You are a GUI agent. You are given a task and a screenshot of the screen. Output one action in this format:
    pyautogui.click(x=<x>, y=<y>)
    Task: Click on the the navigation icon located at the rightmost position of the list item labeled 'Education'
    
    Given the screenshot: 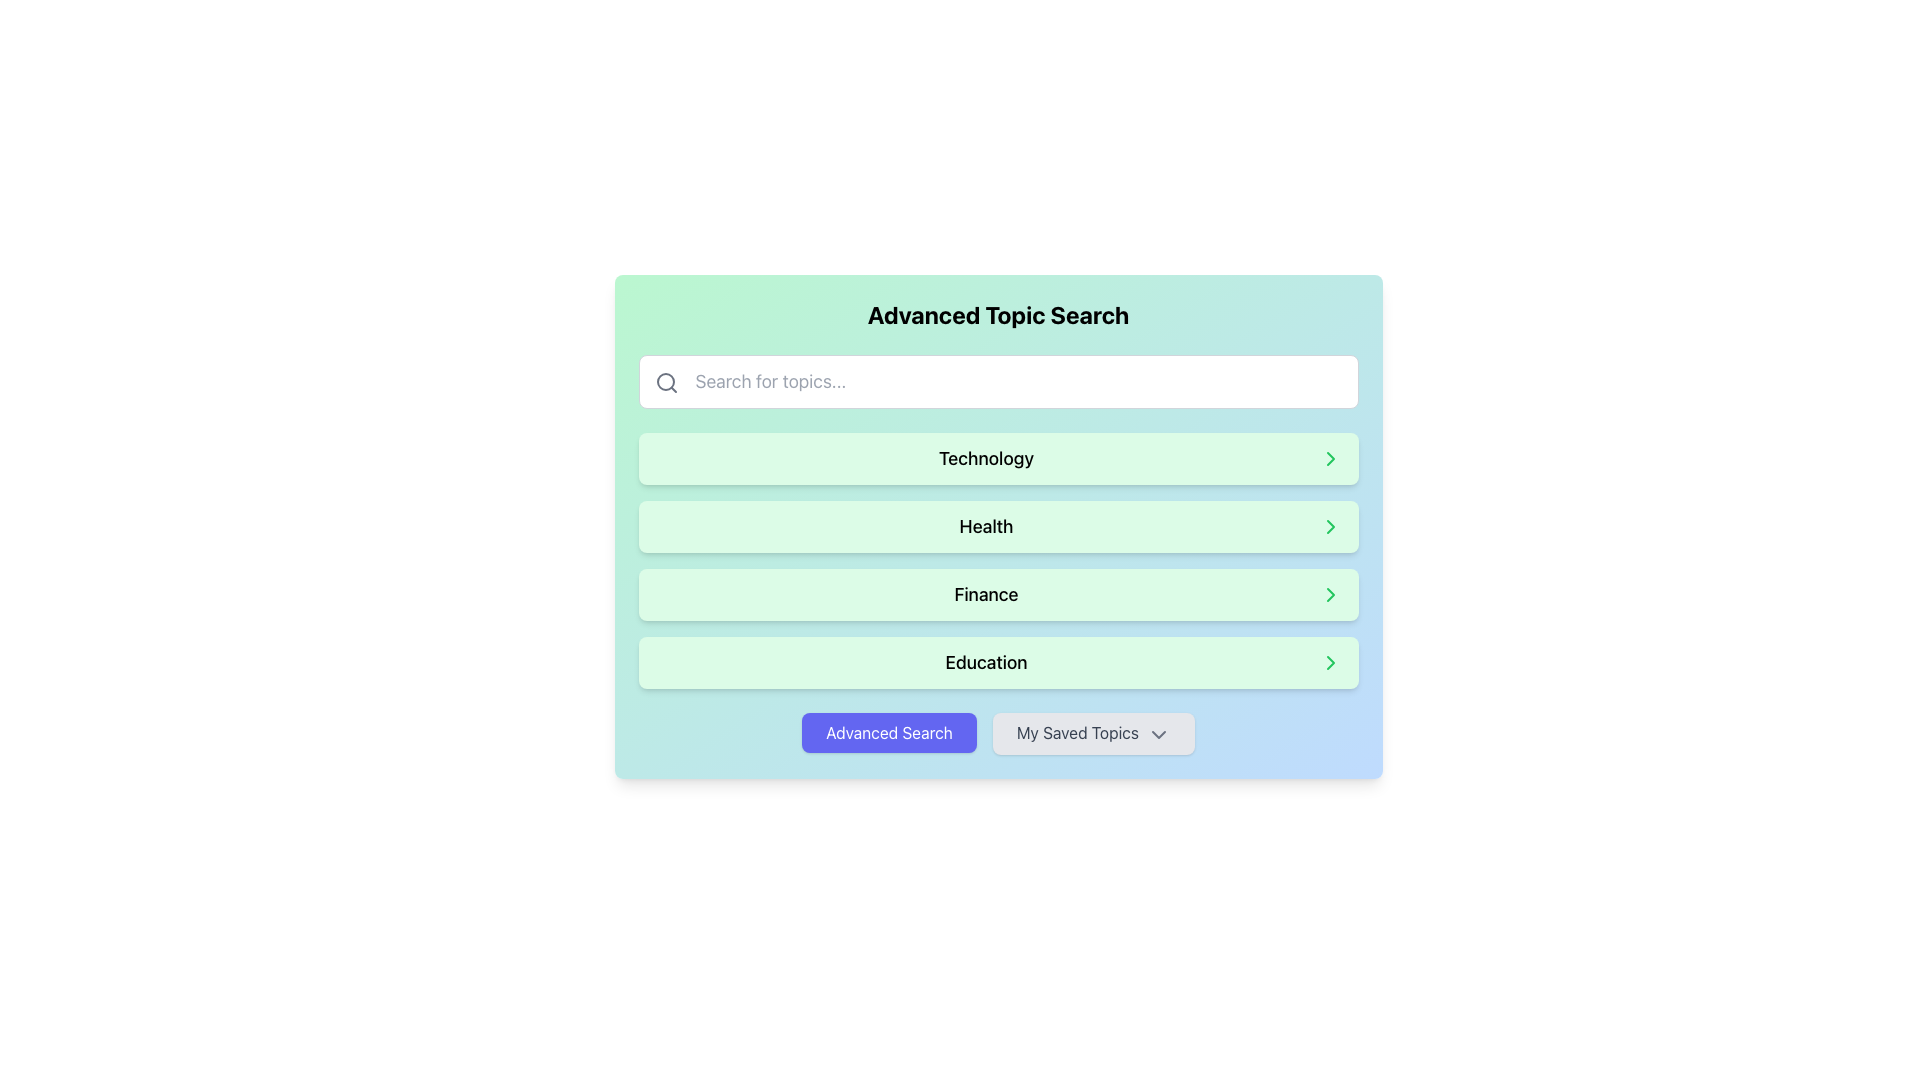 What is the action you would take?
    pyautogui.click(x=1330, y=663)
    